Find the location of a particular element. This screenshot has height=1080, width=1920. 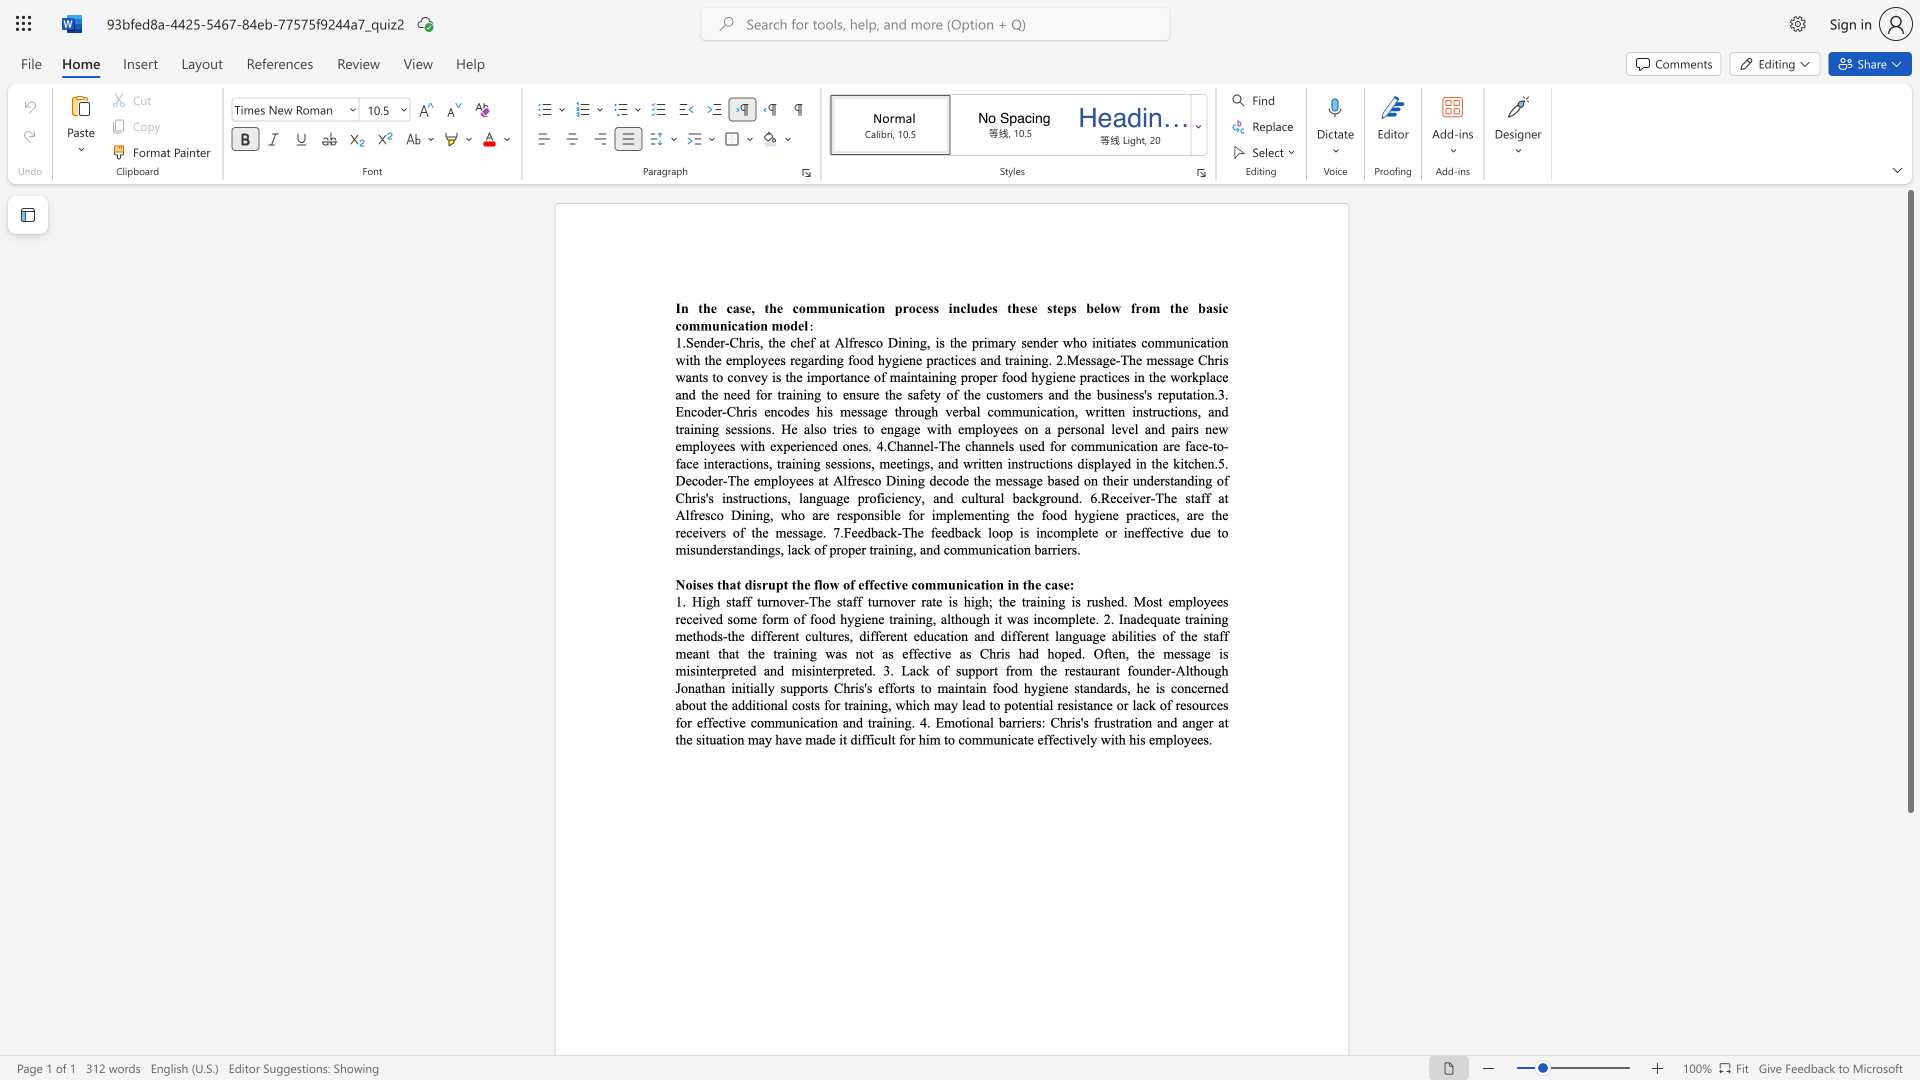

the 2th character "d" in the text is located at coordinates (1042, 341).